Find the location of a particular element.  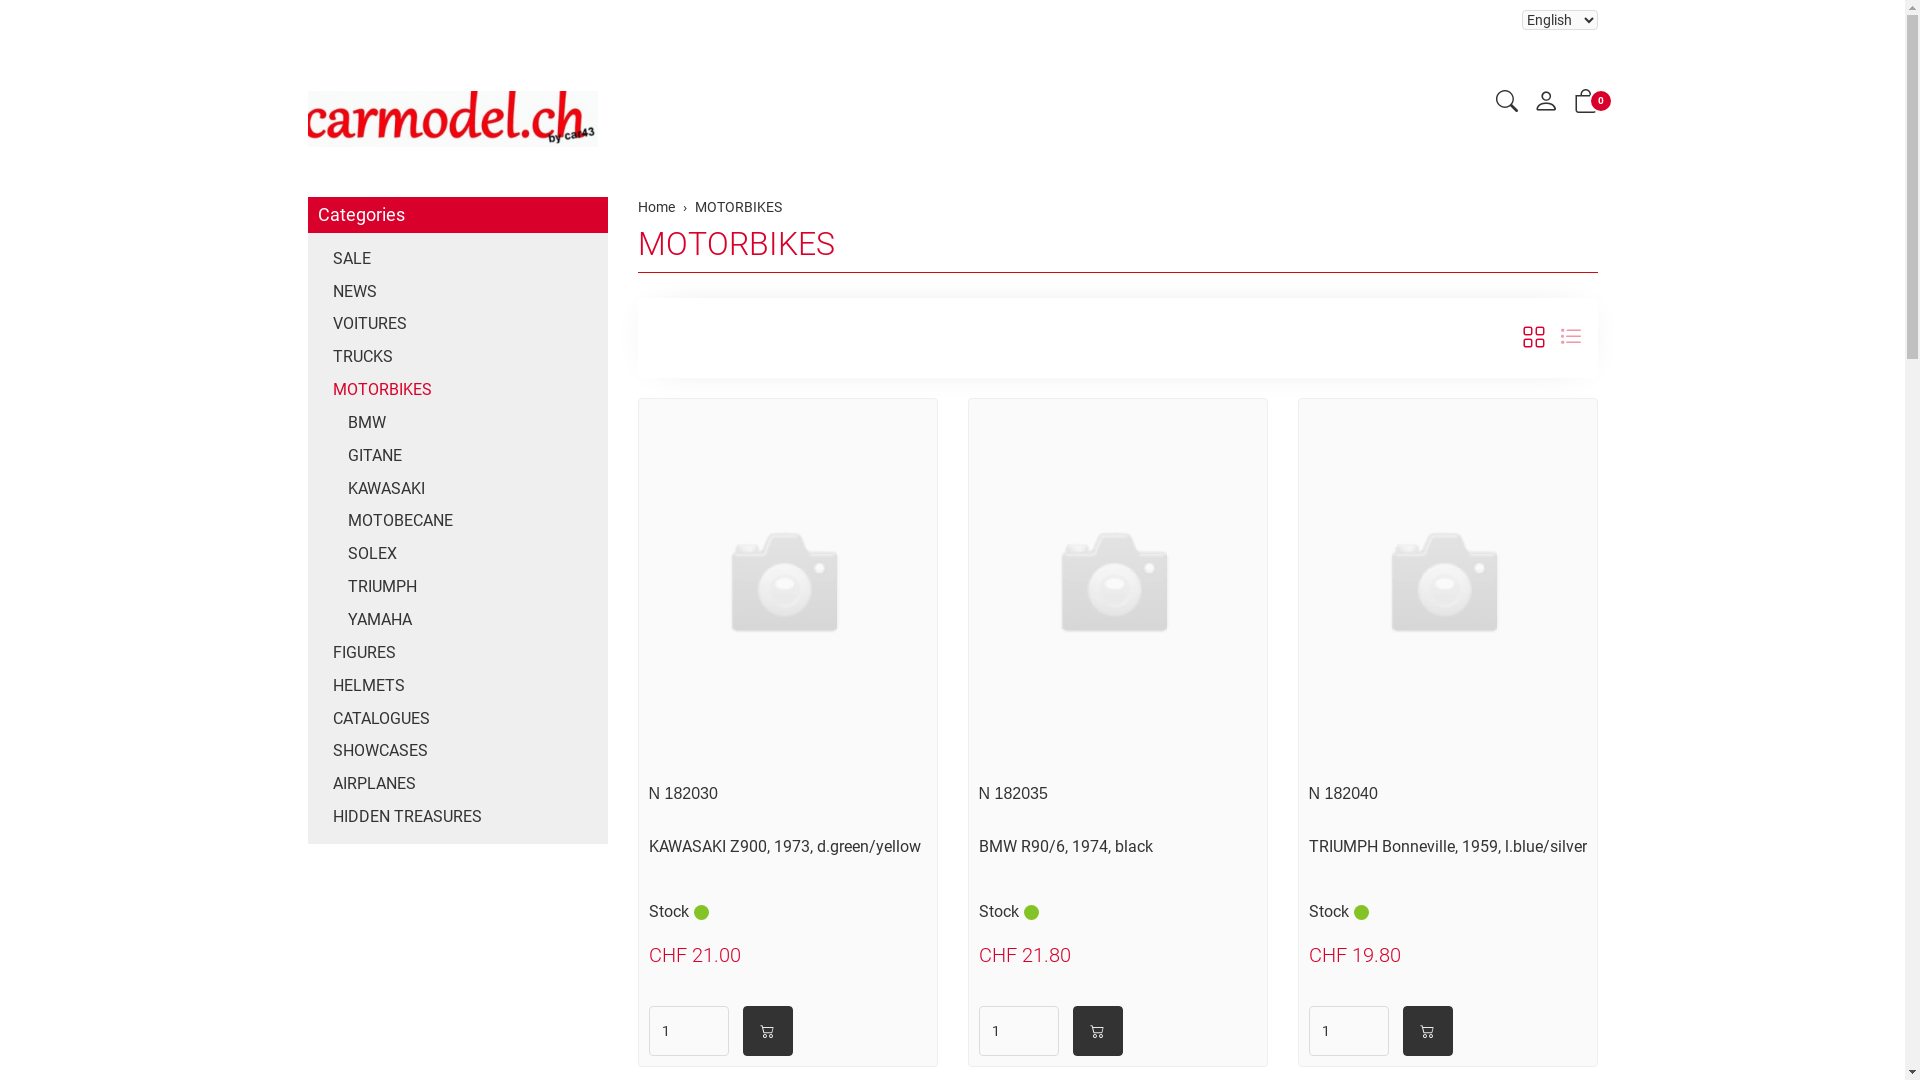

'into shopping cart' is located at coordinates (1425, 1030).